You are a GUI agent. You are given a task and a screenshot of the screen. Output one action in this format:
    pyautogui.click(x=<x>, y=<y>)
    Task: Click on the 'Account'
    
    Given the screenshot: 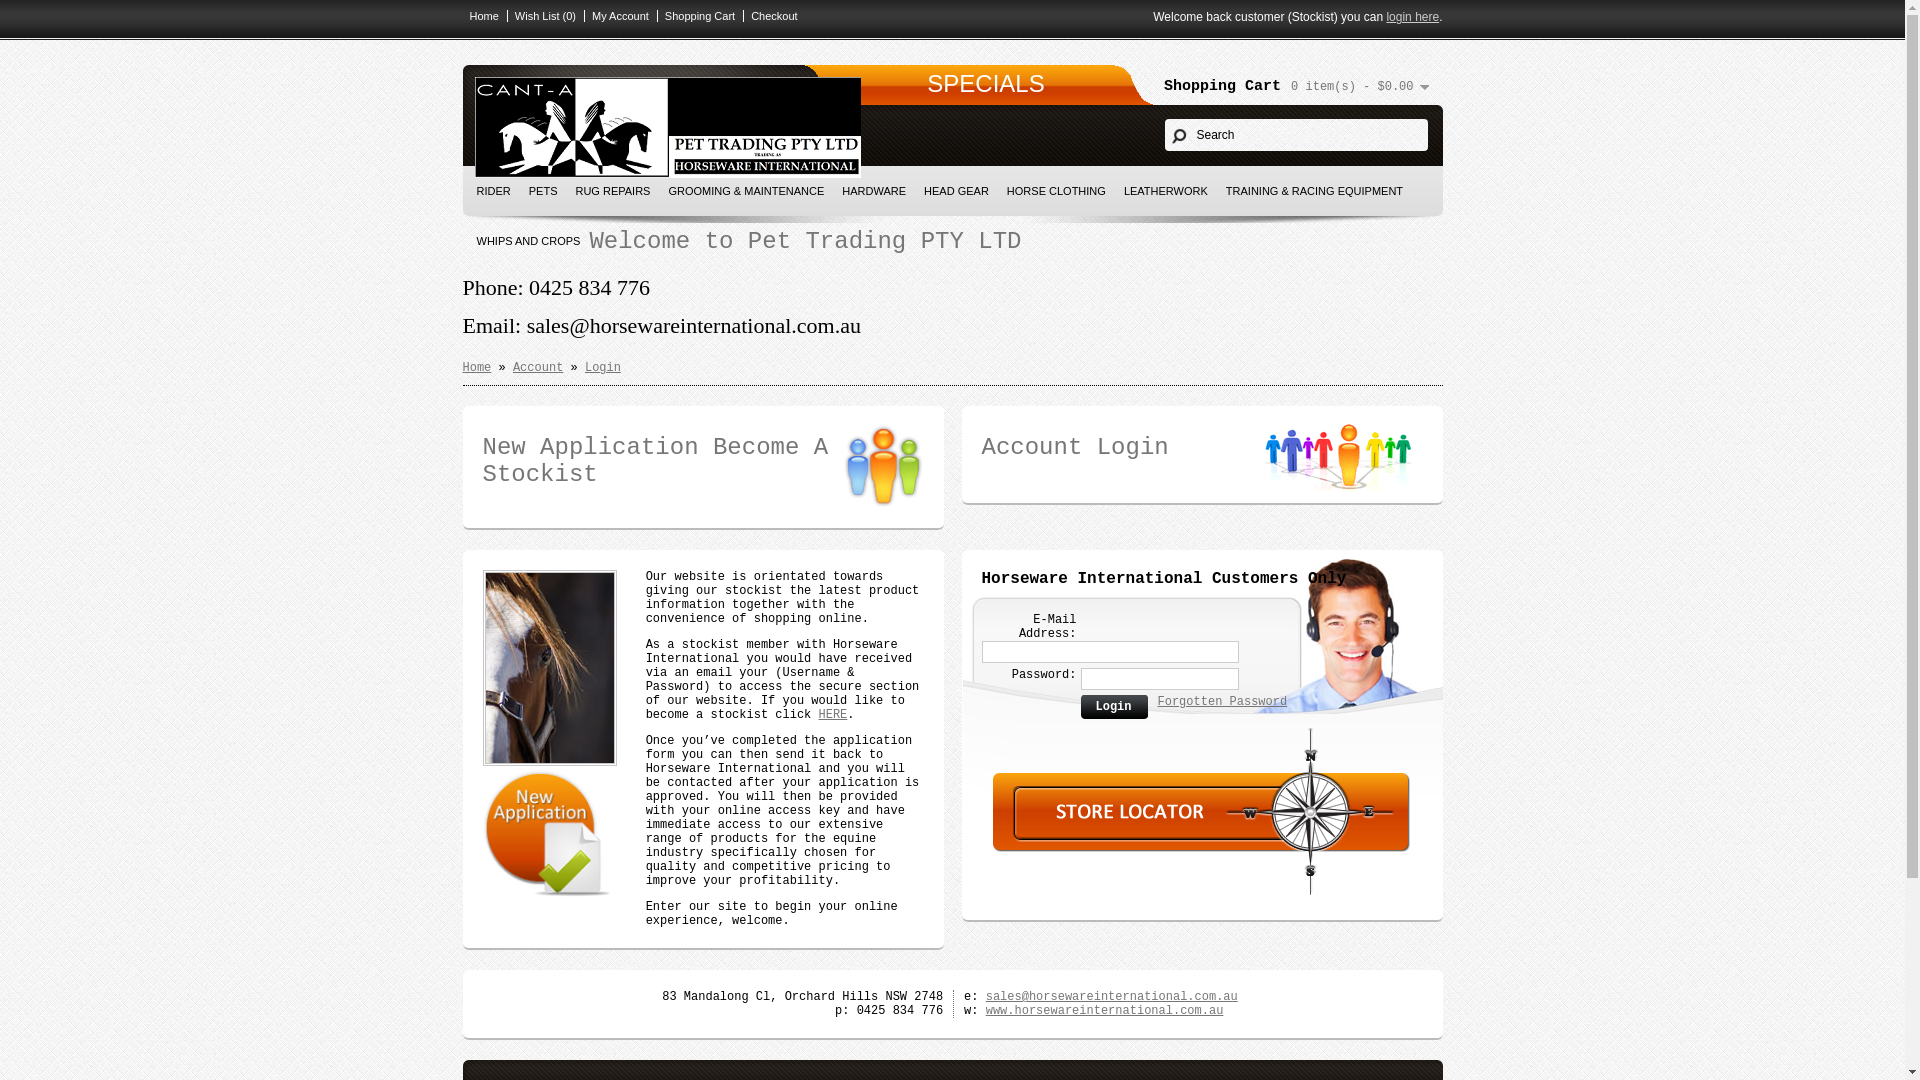 What is the action you would take?
    pyautogui.click(x=537, y=367)
    